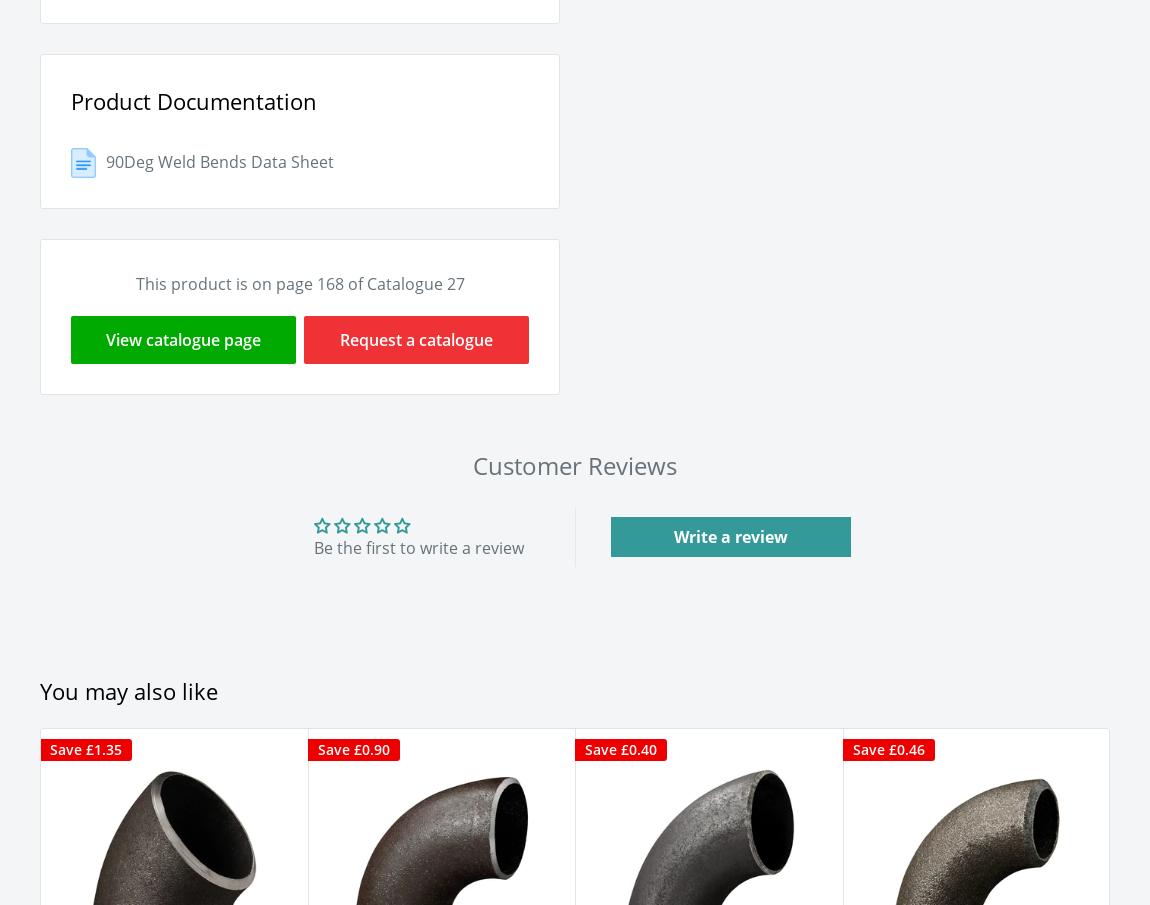  Describe the element at coordinates (418, 545) in the screenshot. I see `'Be the first to write a review'` at that location.